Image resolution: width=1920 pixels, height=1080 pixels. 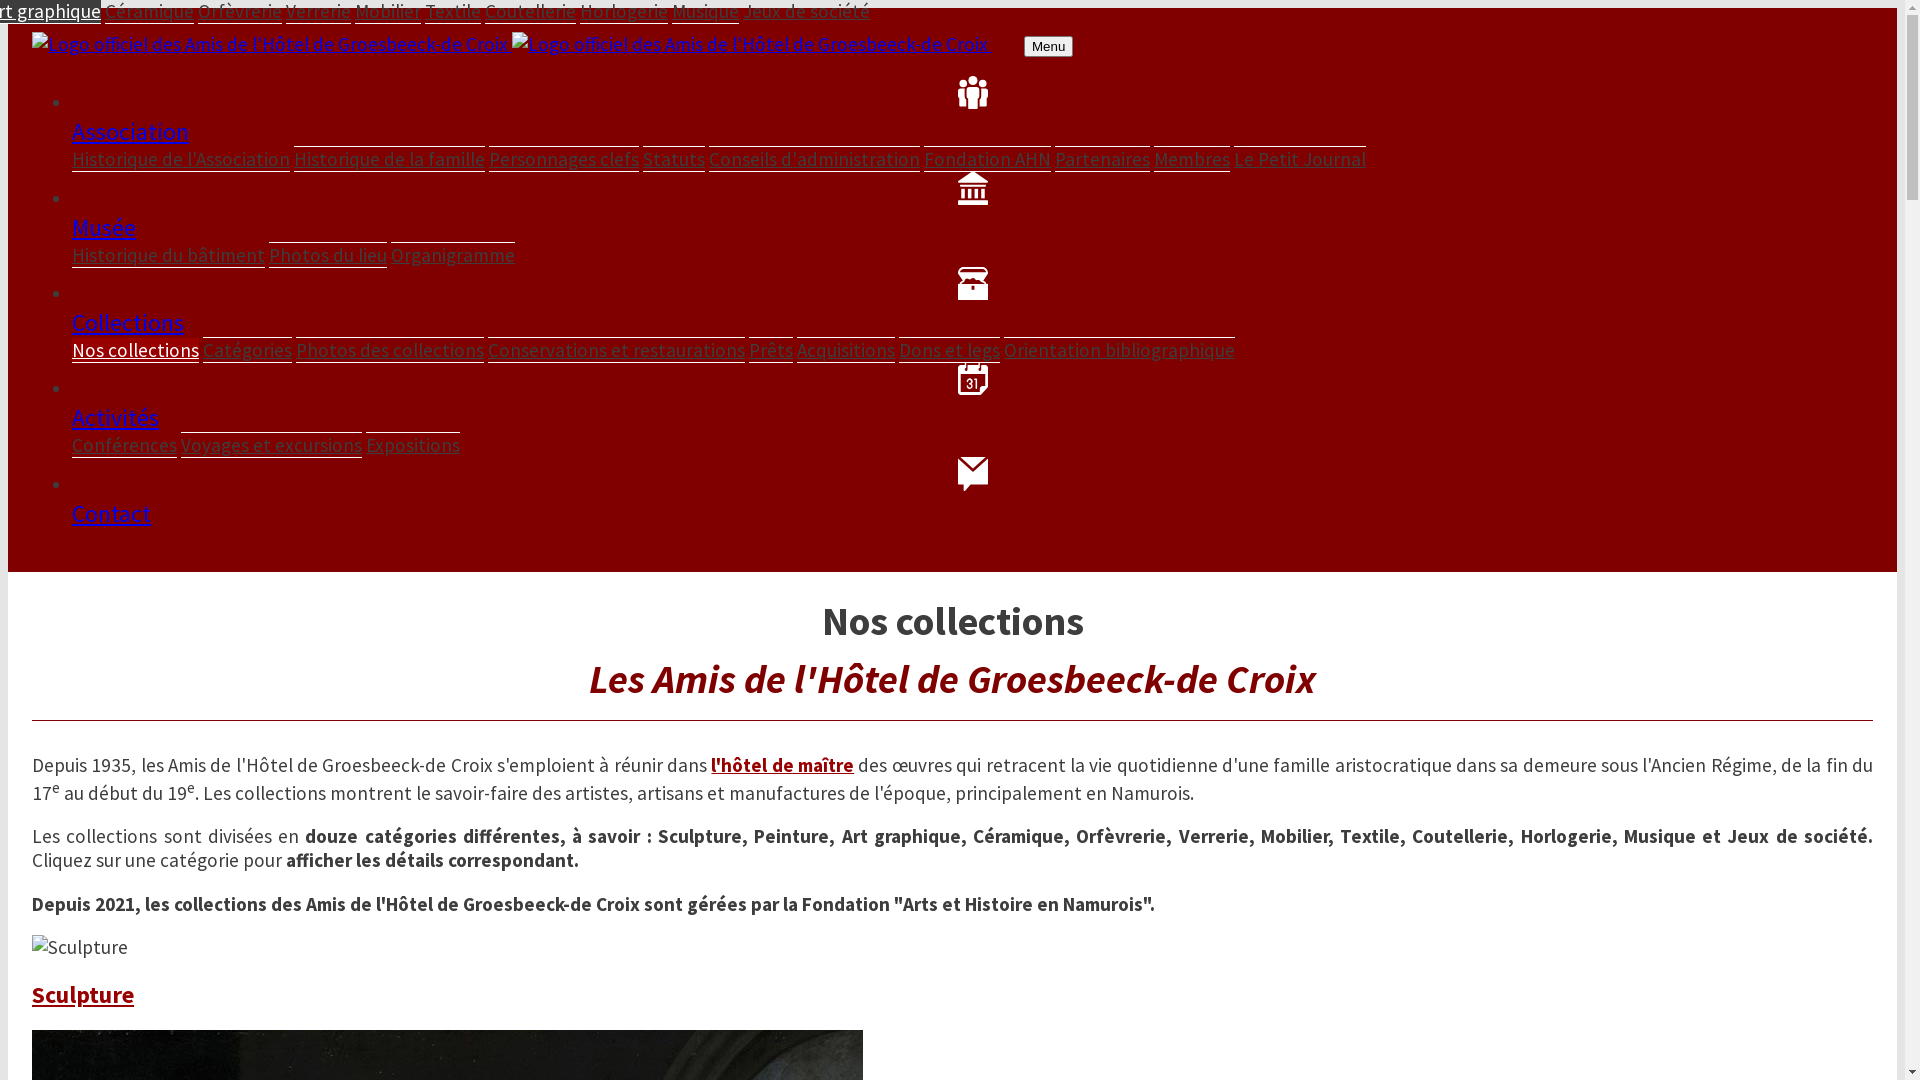 What do you see at coordinates (1047, 45) in the screenshot?
I see `'Menu'` at bounding box center [1047, 45].